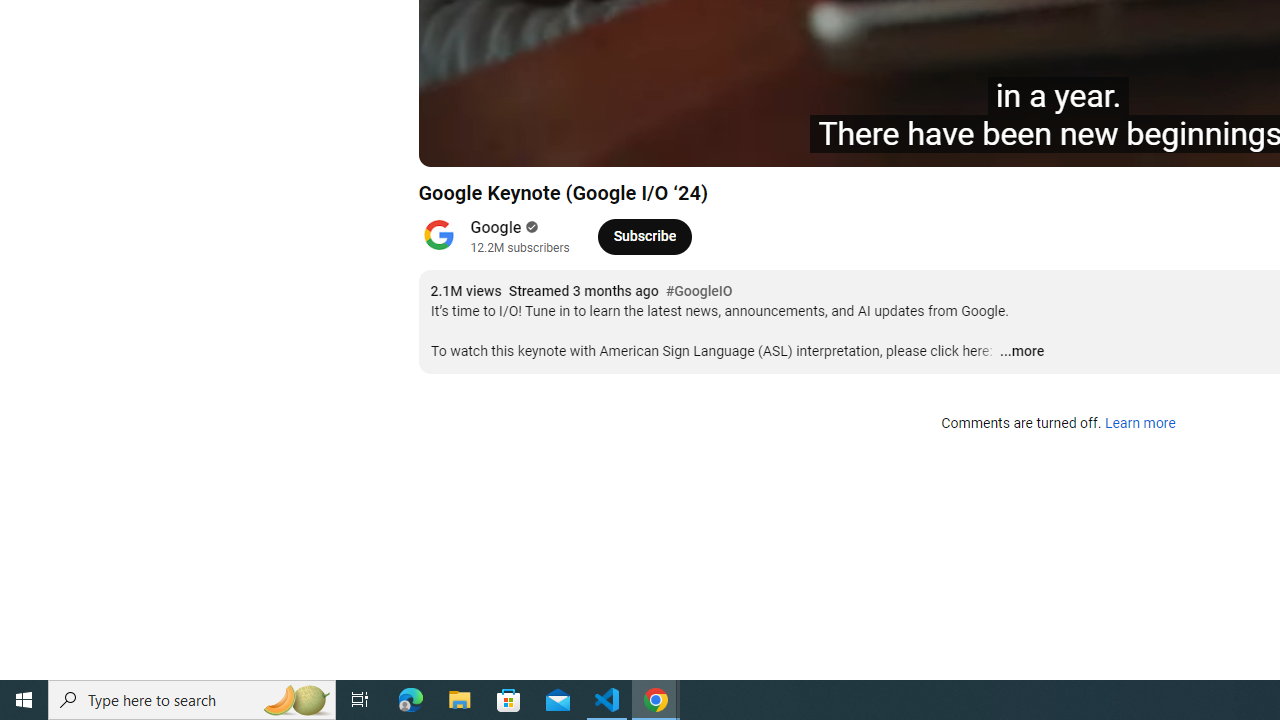 This screenshot has height=720, width=1280. What do you see at coordinates (644, 235) in the screenshot?
I see `'Subscribe to Google.'` at bounding box center [644, 235].